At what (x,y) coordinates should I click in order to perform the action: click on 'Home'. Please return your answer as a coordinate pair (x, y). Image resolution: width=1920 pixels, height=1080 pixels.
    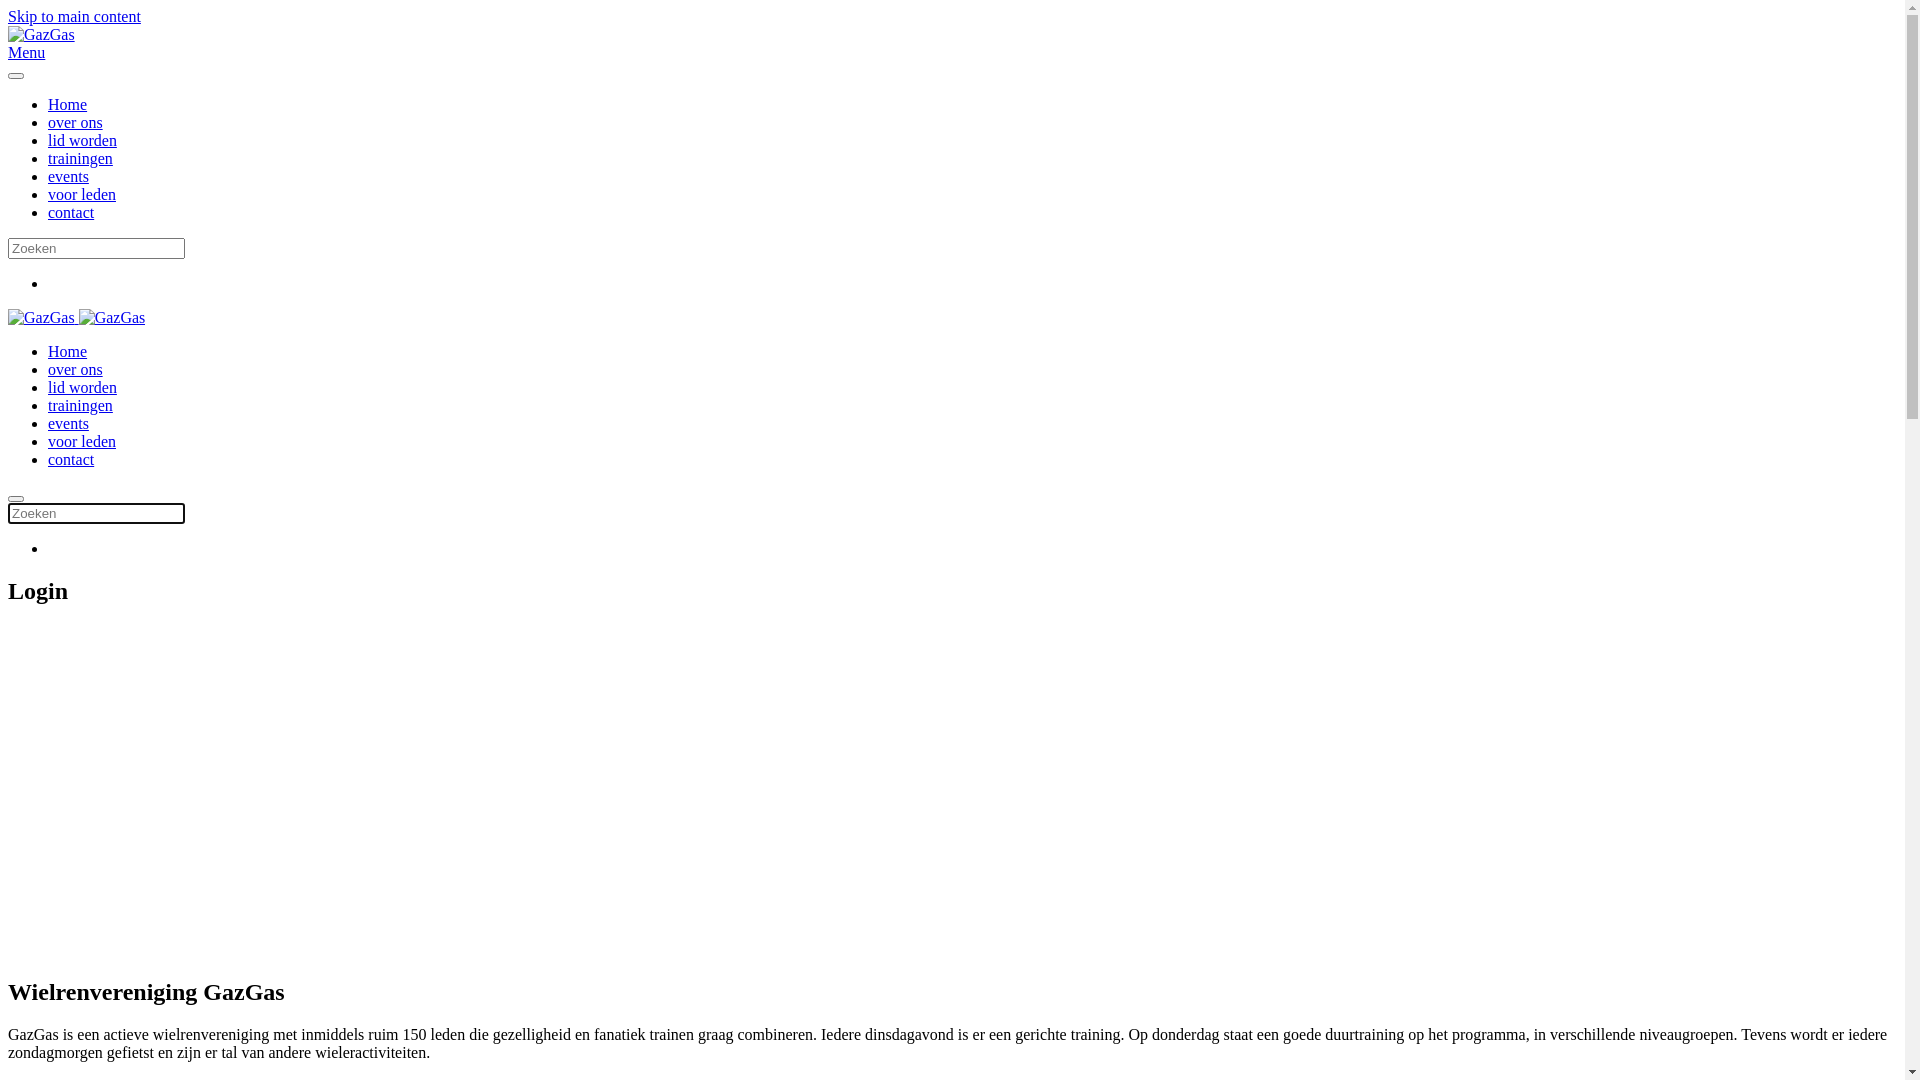
    Looking at the image, I should click on (67, 104).